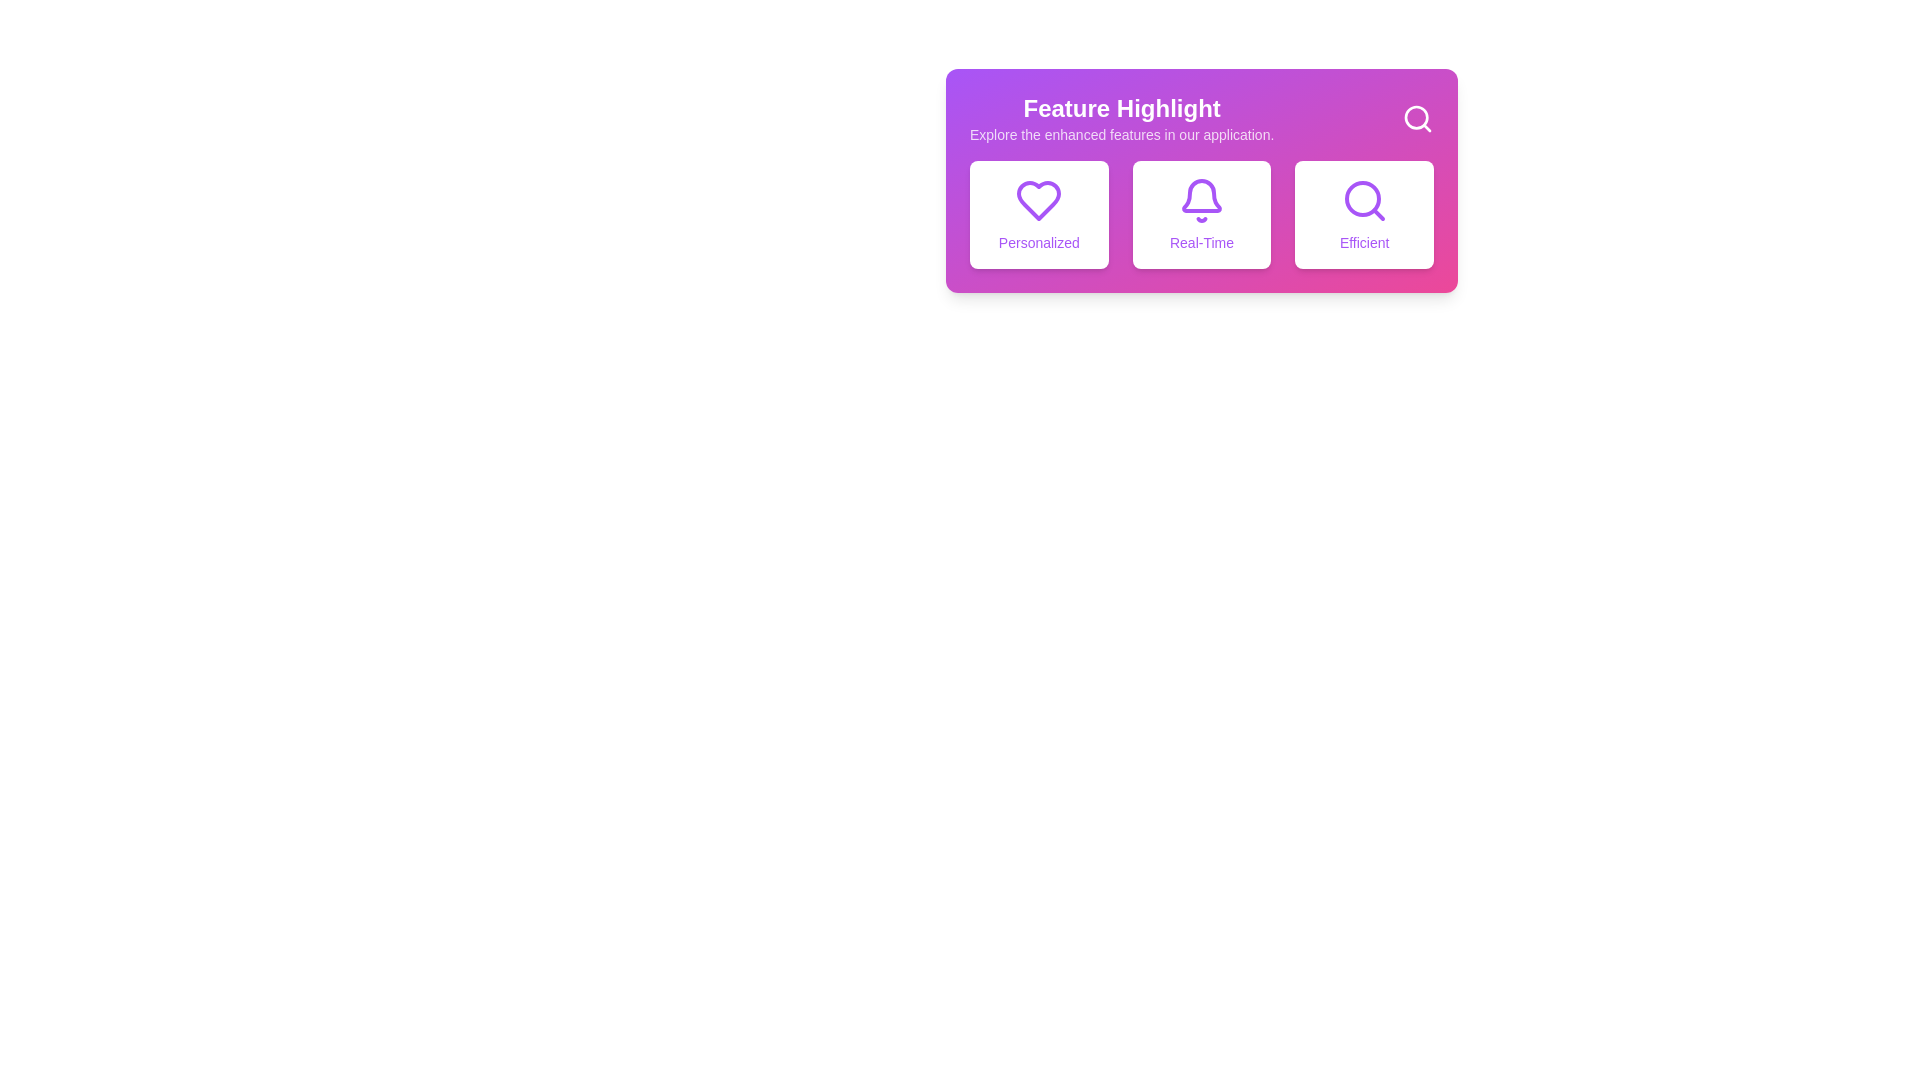  I want to click on the magnifying glass icon with a purple outline located within the 'Efficient' card, the rightmost card beneath the 'Feature Highlight' title, so click(1363, 200).